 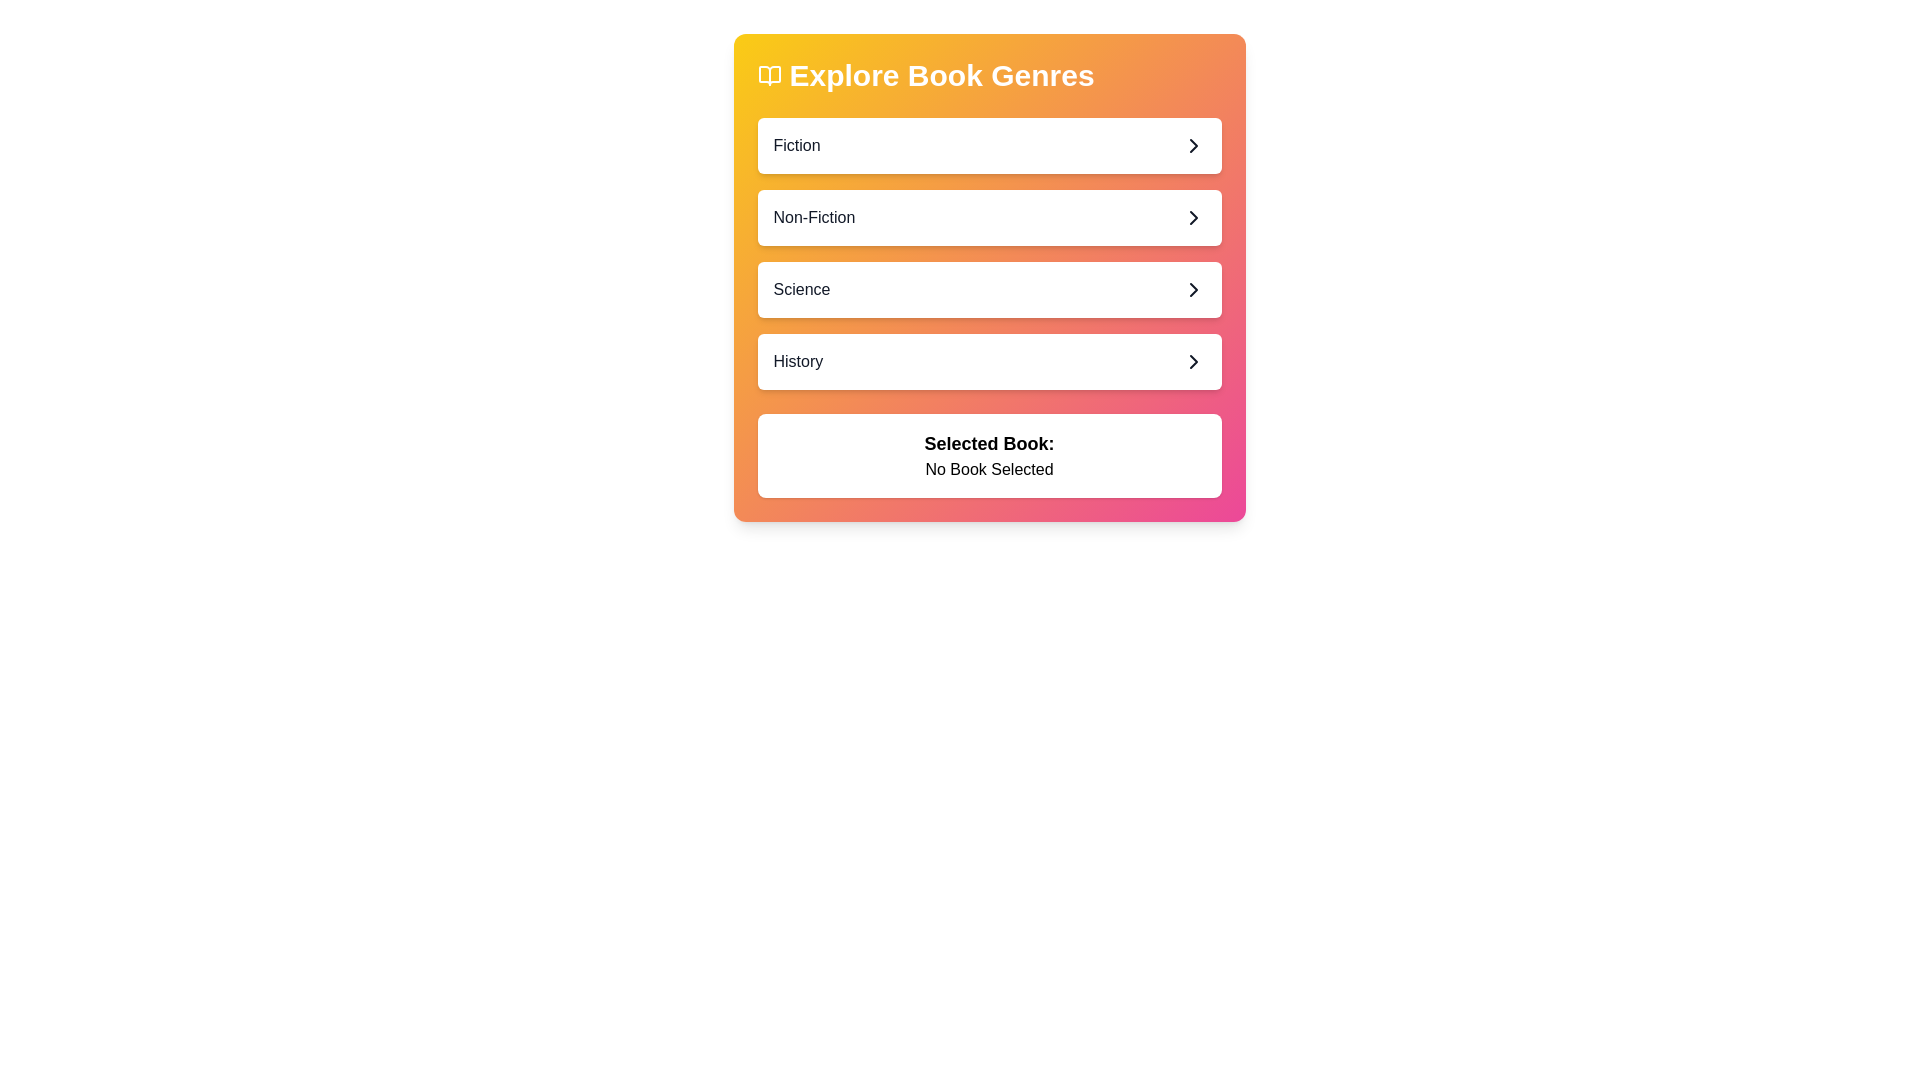 I want to click on the text label displaying 'Fiction', which is located at the top-left corner of the first list item in the 'Explore Book Genres' menu, so click(x=795, y=145).